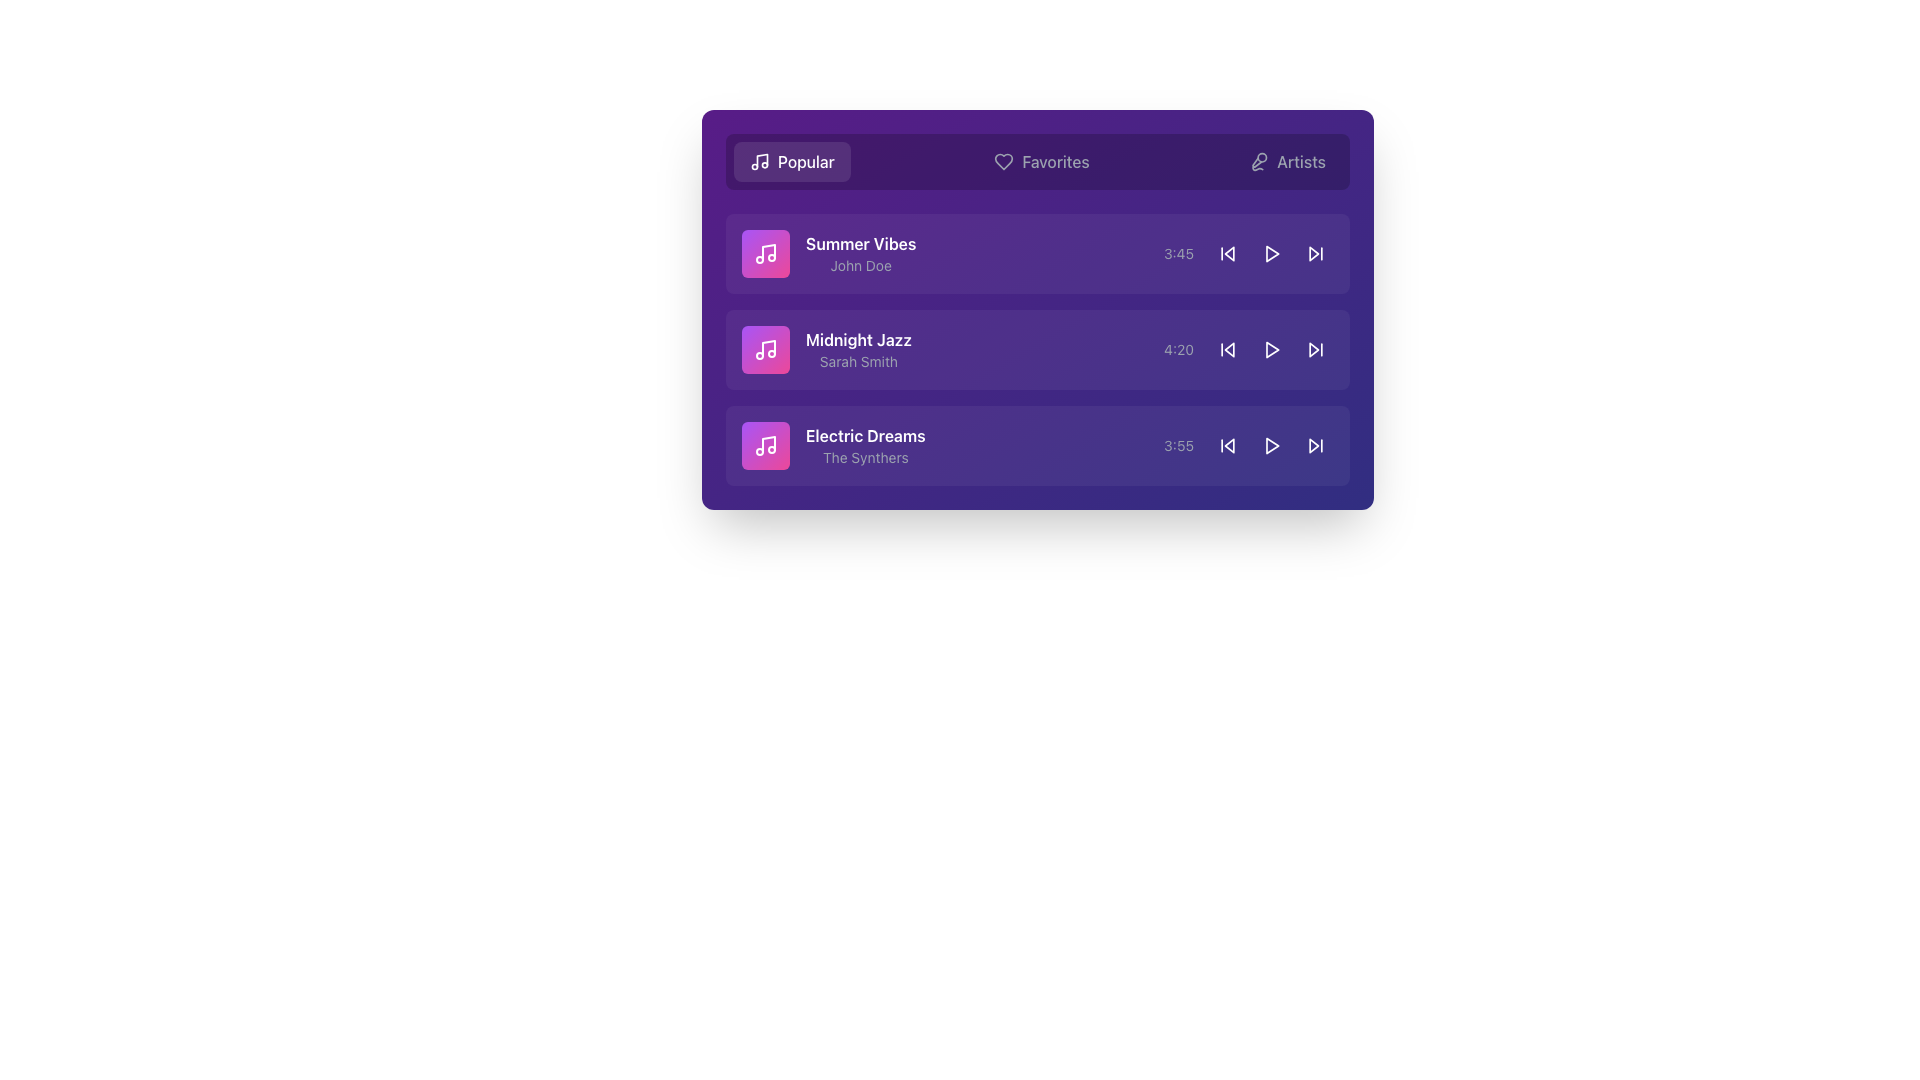  What do you see at coordinates (1179, 349) in the screenshot?
I see `the text label displaying the duration of the track, which is the second one among similar duration labels, located to the right of the track entry titled 'Midnight Jazz'` at bounding box center [1179, 349].